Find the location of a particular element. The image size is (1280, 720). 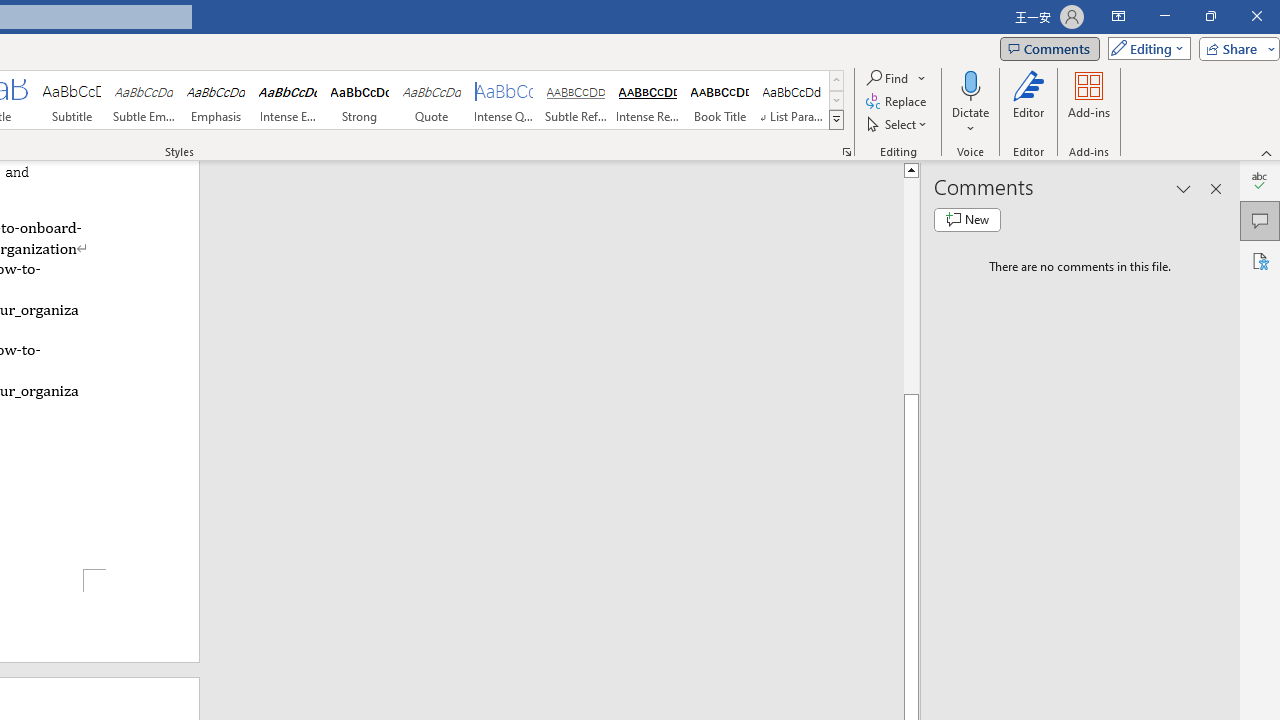

'Accessibility' is located at coordinates (1259, 260).